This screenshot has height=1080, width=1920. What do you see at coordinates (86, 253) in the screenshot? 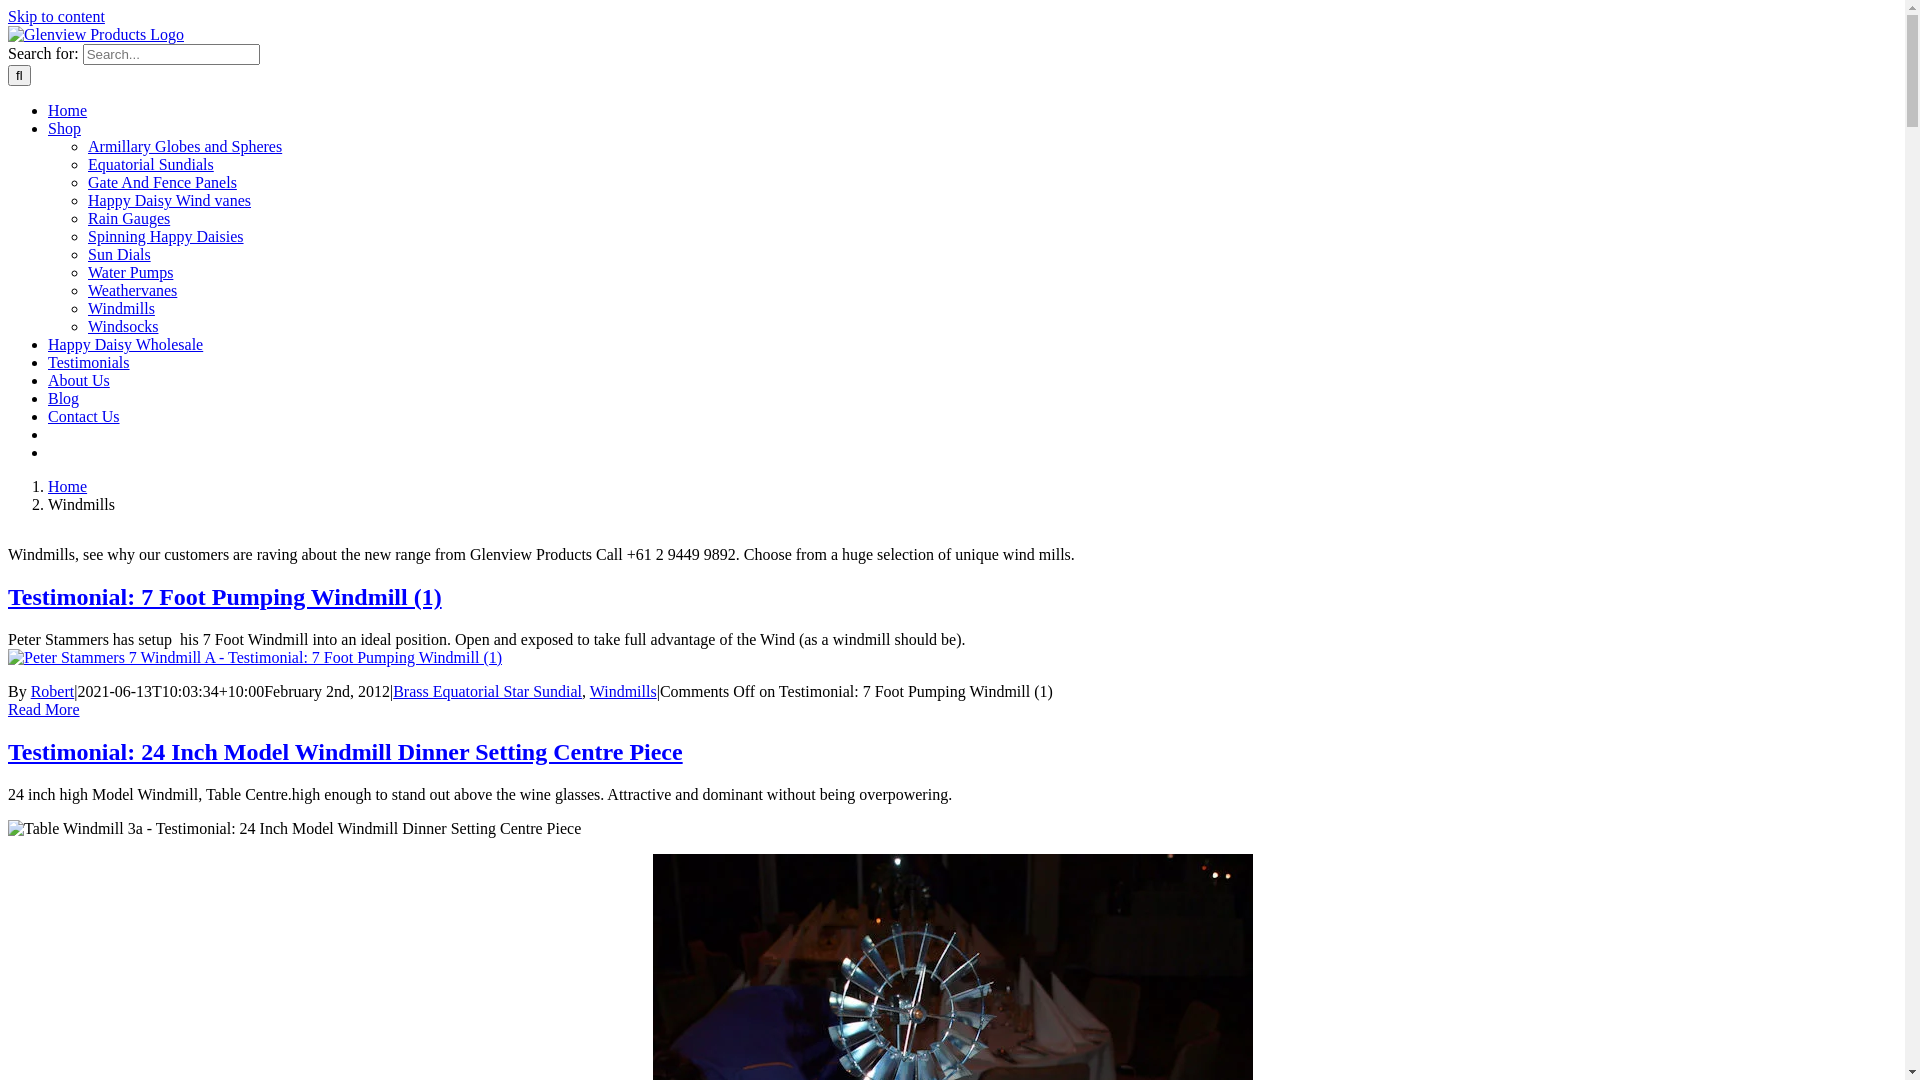
I see `'Sun Dials'` at bounding box center [86, 253].